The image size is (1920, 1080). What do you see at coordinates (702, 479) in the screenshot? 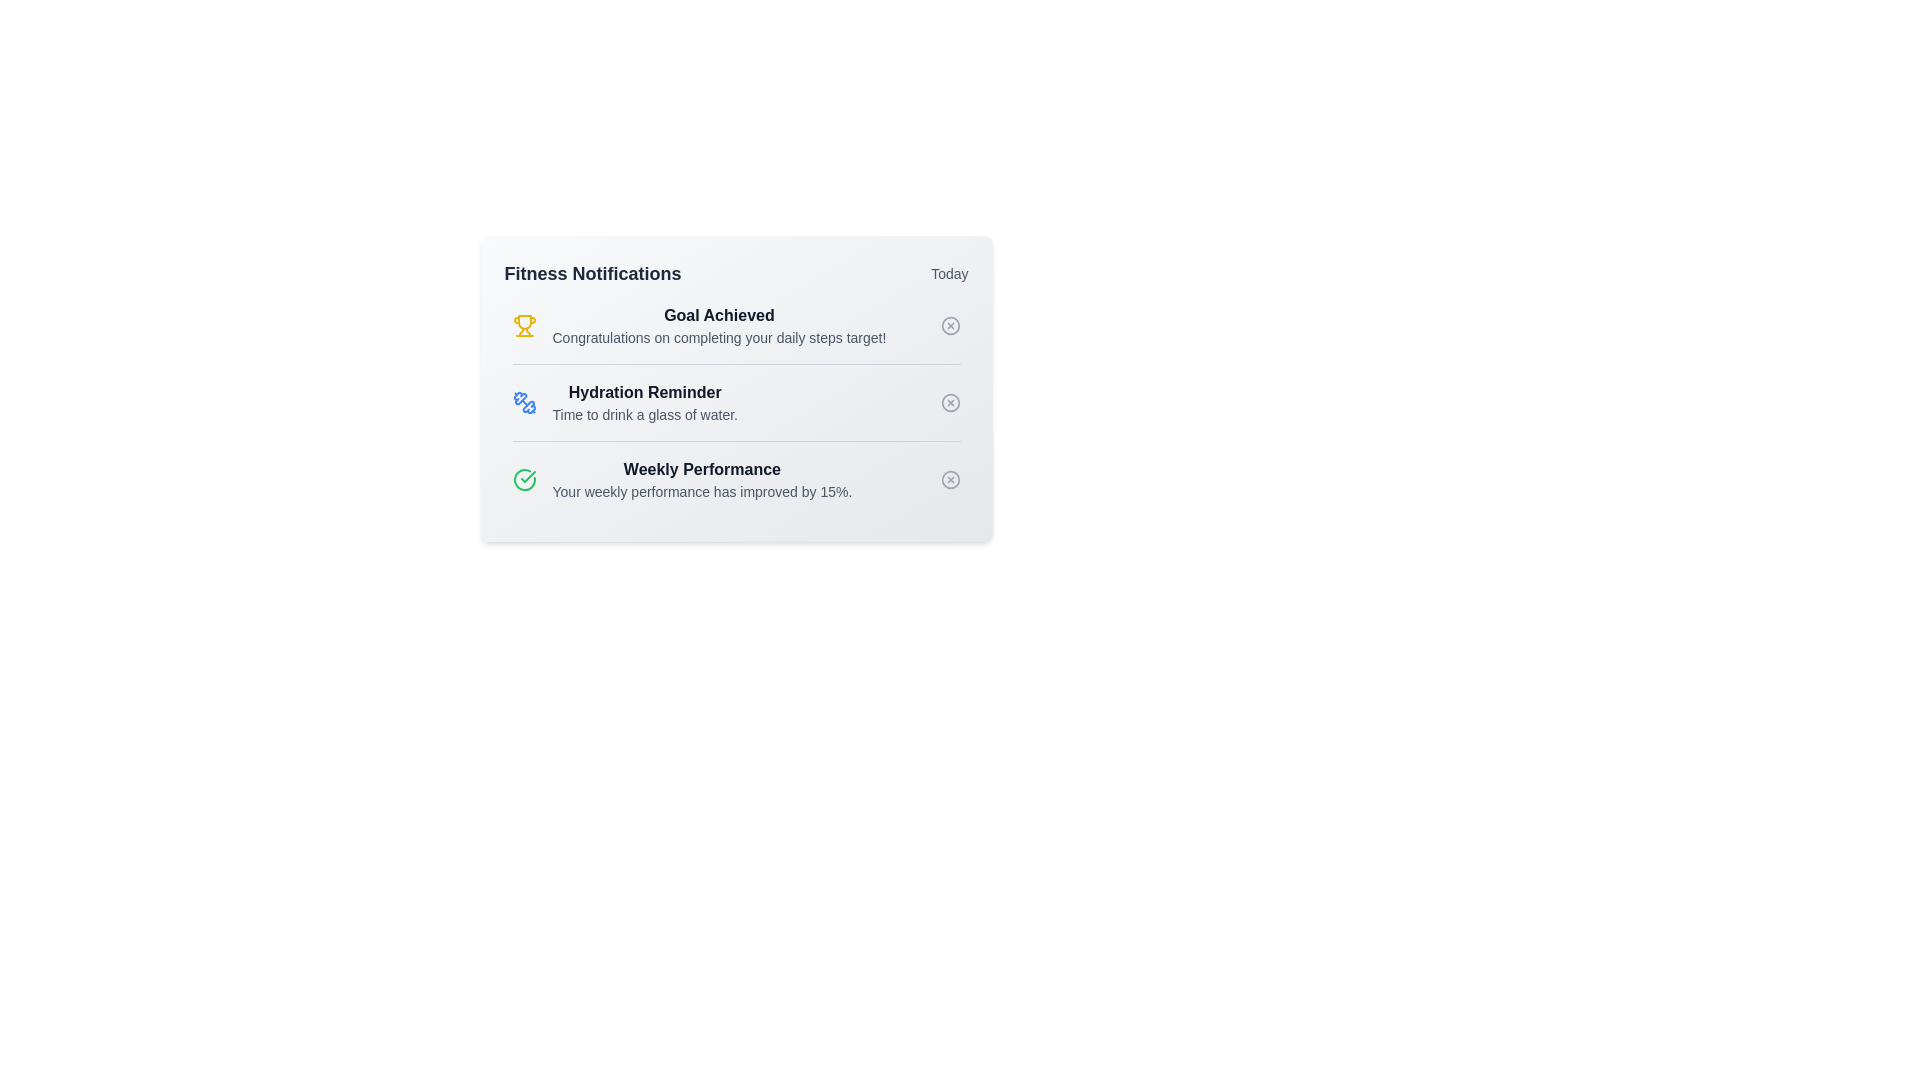
I see `the text block titled 'Weekly Performance', which is styled in bold and located under 'Fitness Notifications'` at bounding box center [702, 479].